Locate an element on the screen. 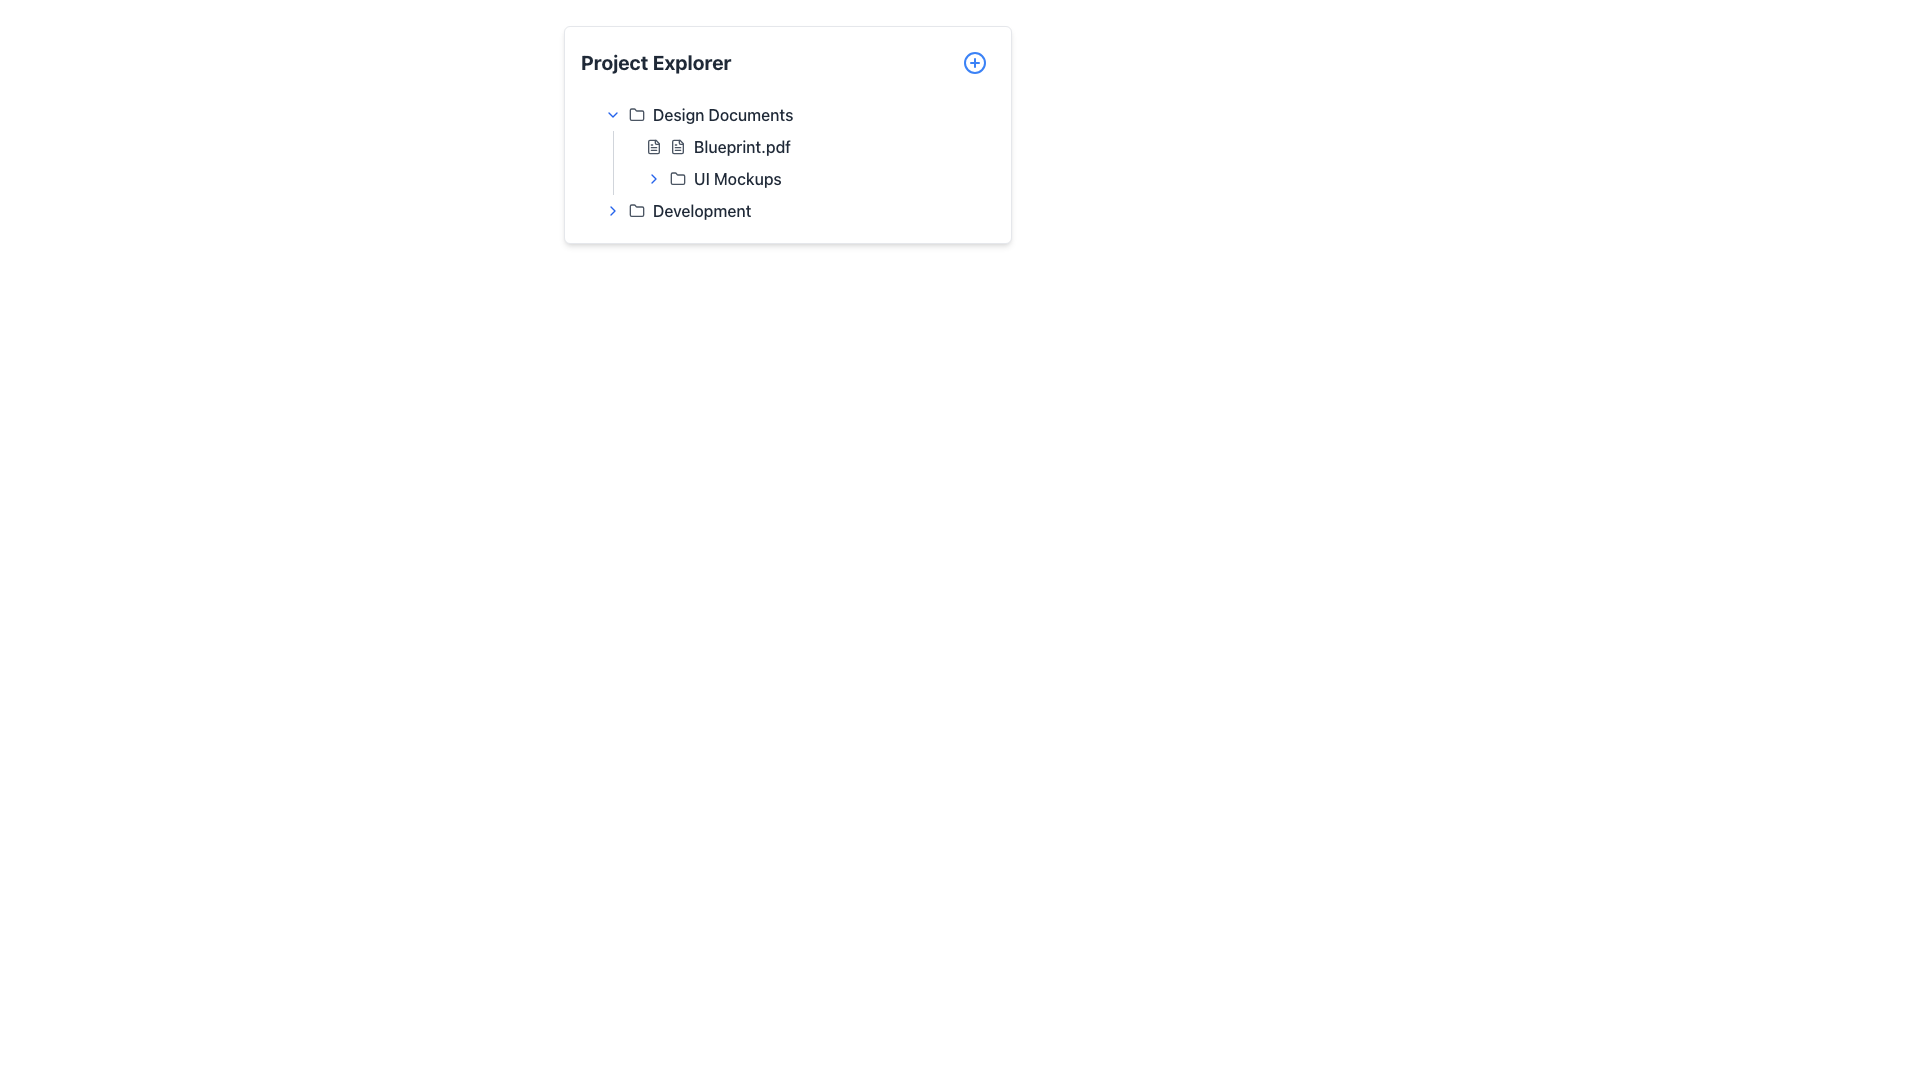  text label indicating the purpose of the item within the 'Project Explorer' under the 'Design Documents' folder is located at coordinates (736, 177).